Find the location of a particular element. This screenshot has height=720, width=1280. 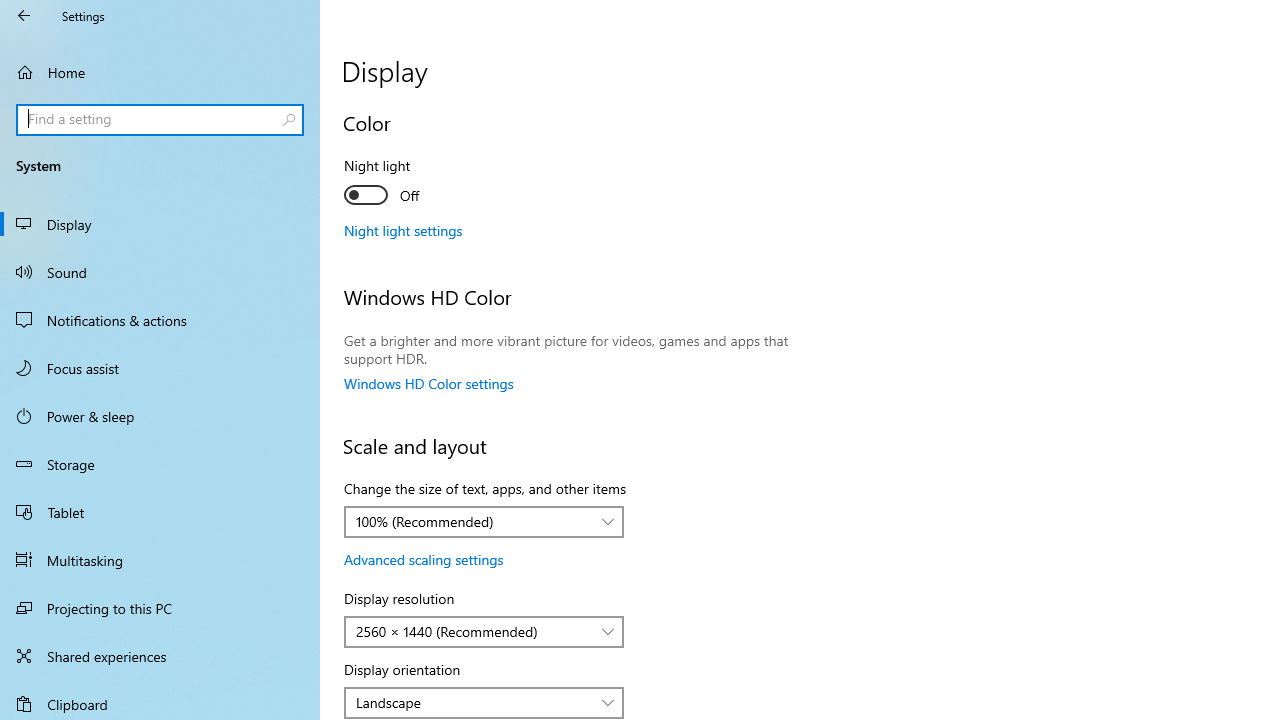

'Focus assist' is located at coordinates (160, 367).